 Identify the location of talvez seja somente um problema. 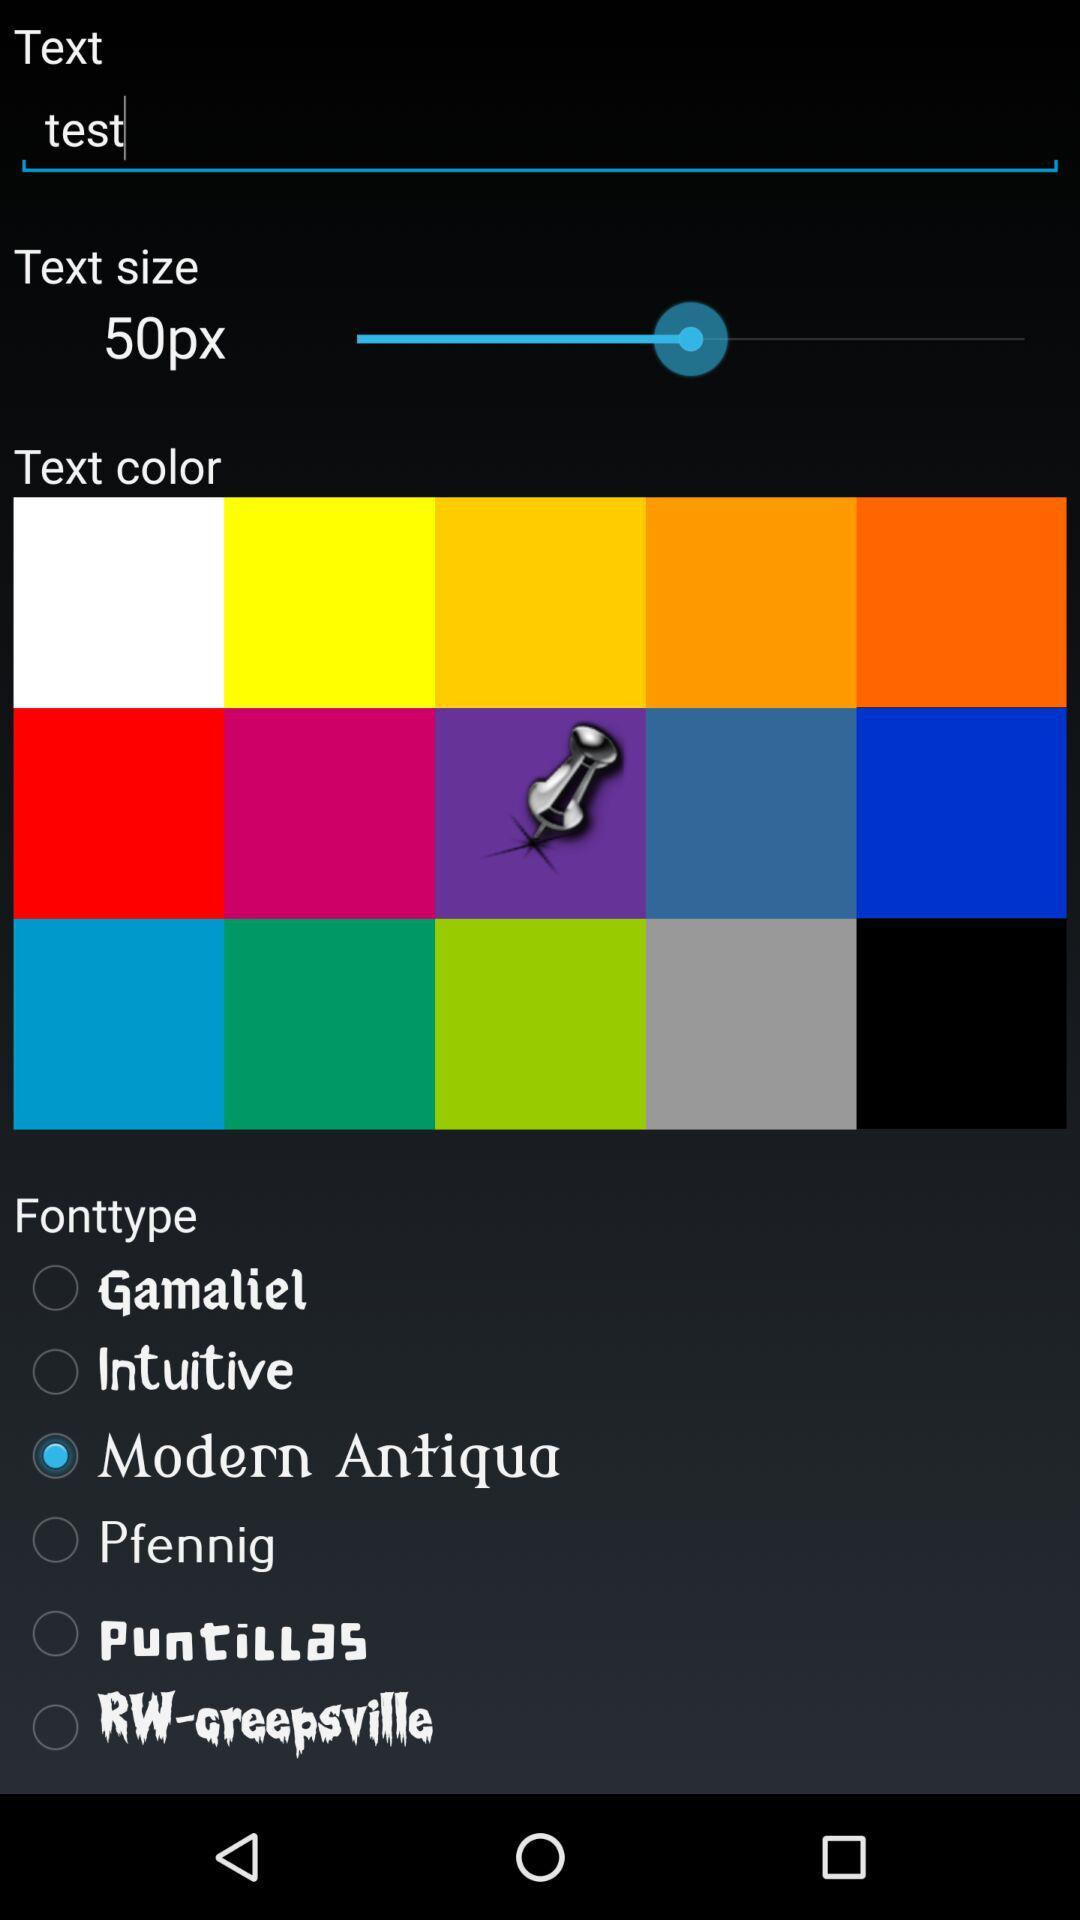
(960, 1023).